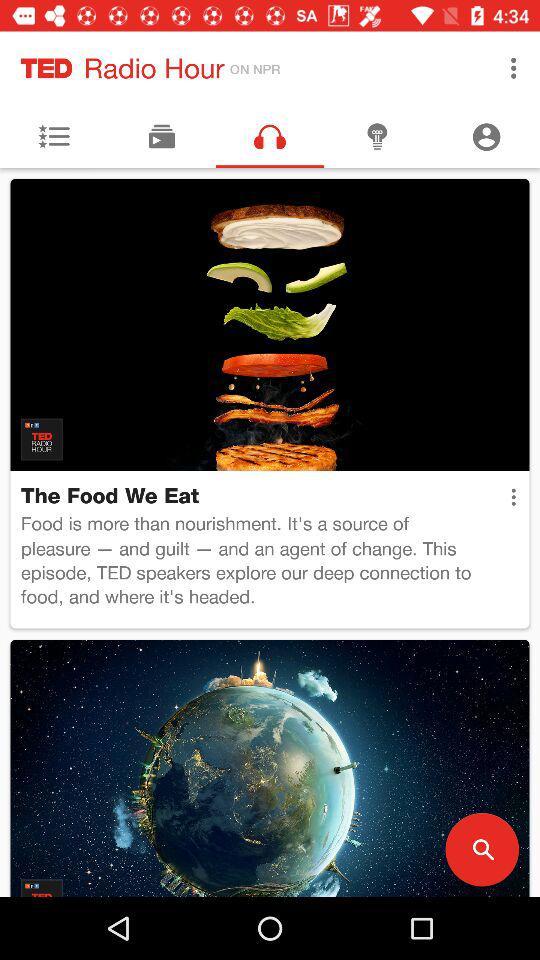 This screenshot has width=540, height=960. What do you see at coordinates (513, 68) in the screenshot?
I see `item next to the on npr item` at bounding box center [513, 68].